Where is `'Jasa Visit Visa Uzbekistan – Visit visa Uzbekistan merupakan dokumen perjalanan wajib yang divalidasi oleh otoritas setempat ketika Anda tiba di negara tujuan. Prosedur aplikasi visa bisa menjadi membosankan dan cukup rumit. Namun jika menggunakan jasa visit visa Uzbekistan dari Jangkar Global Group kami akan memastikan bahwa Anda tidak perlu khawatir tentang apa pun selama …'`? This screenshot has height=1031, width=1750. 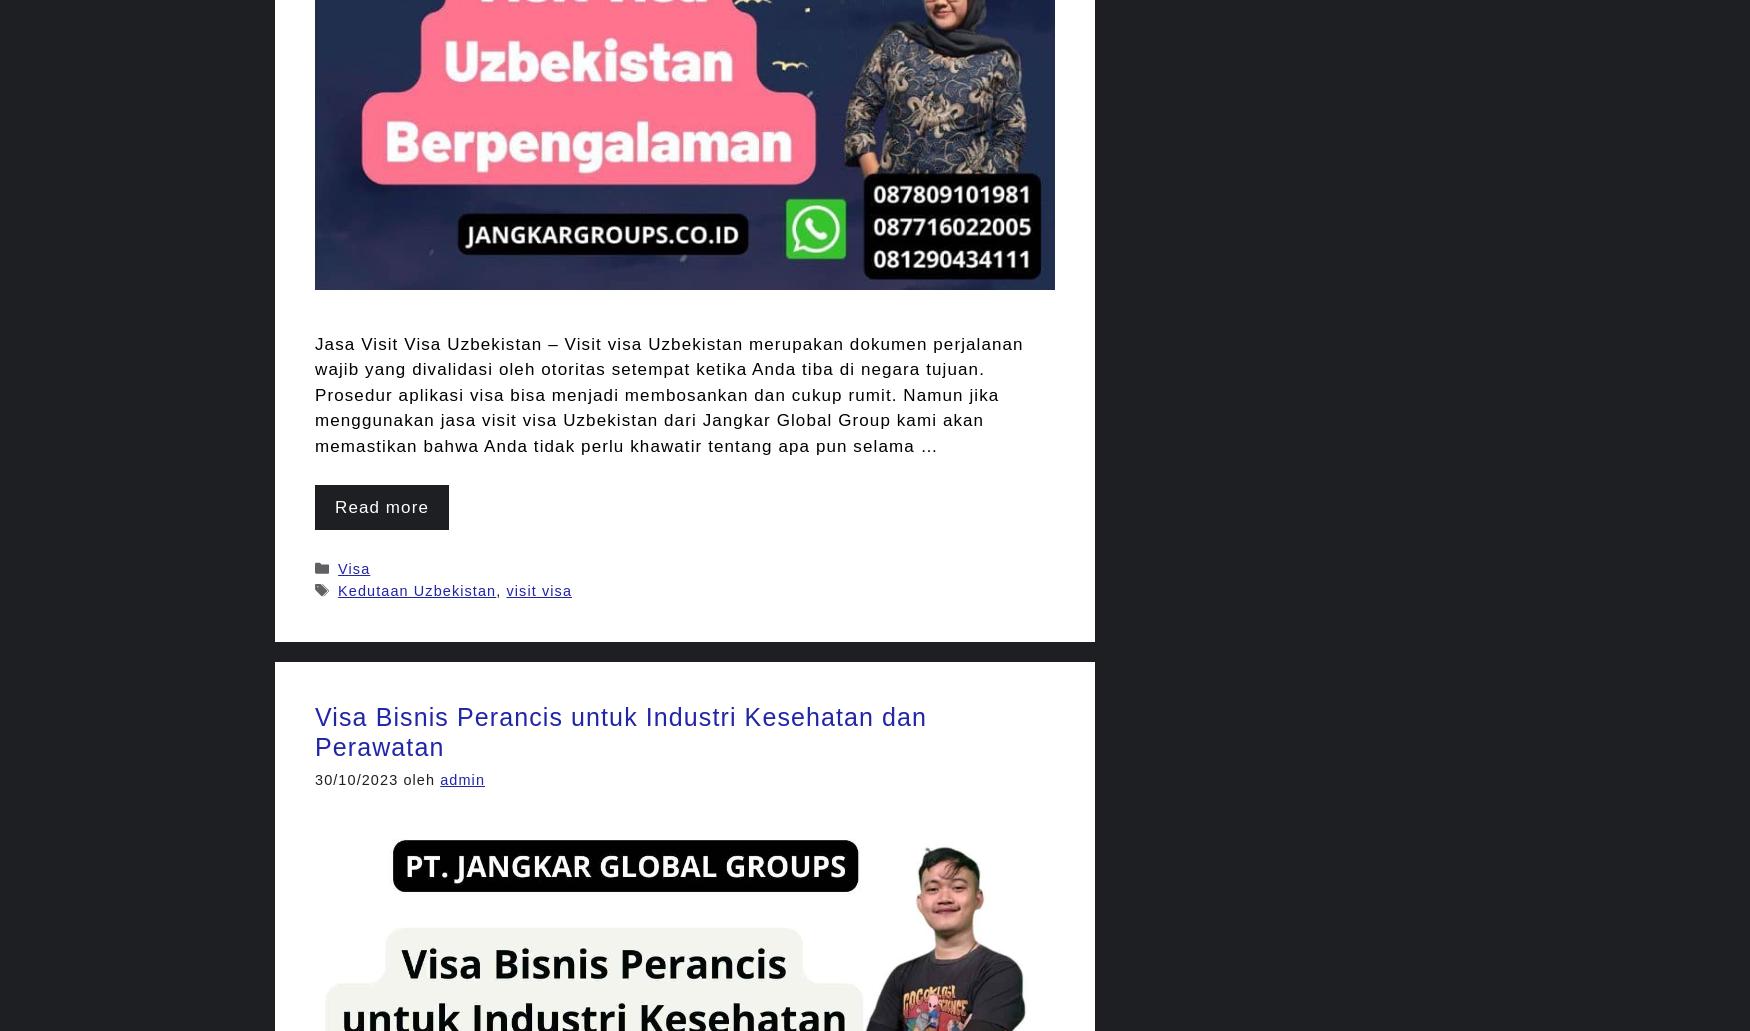
'Jasa Visit Visa Uzbekistan – Visit visa Uzbekistan merupakan dokumen perjalanan wajib yang divalidasi oleh otoritas setempat ketika Anda tiba di negara tujuan. Prosedur aplikasi visa bisa menjadi membosankan dan cukup rumit. Namun jika menggunakan jasa visit visa Uzbekistan dari Jangkar Global Group kami akan memastikan bahwa Anda tidak perlu khawatir tentang apa pun selama …' is located at coordinates (668, 393).